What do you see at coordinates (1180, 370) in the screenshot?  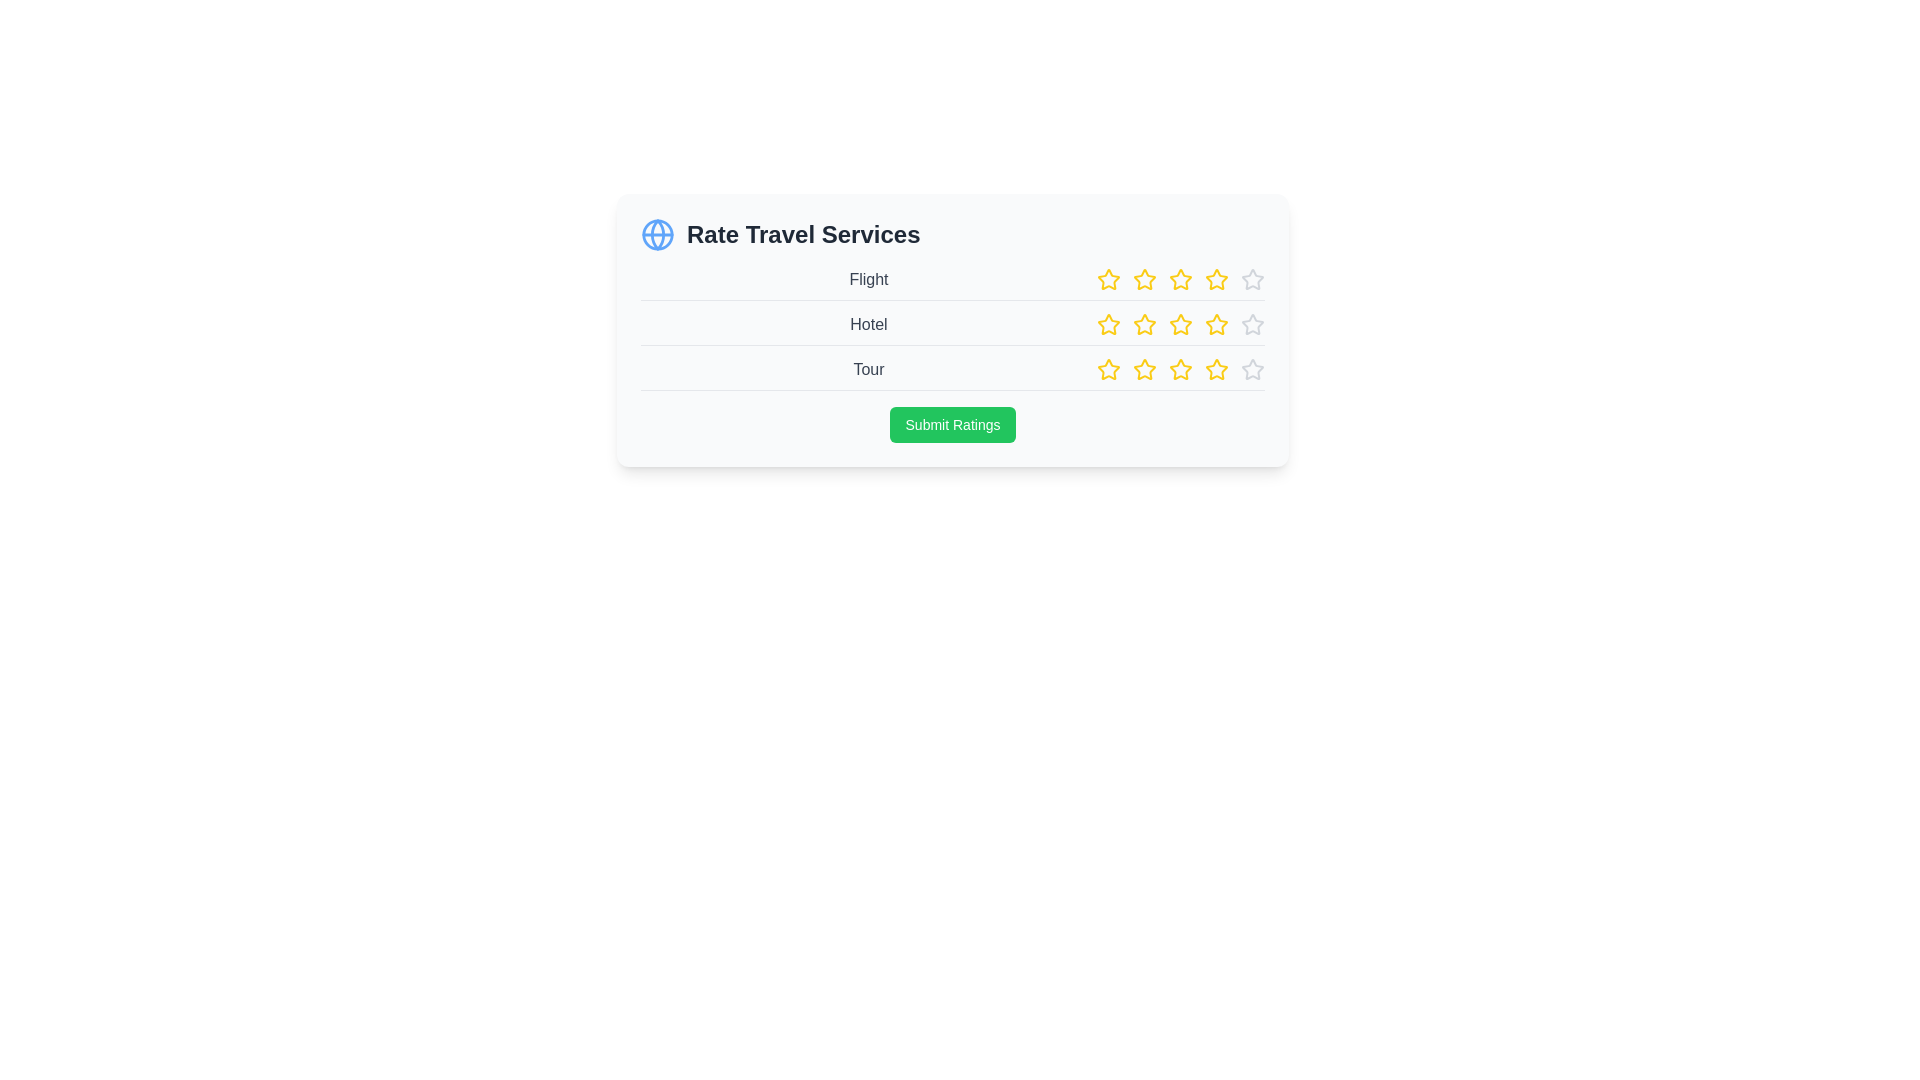 I see `the third star icon` at bounding box center [1180, 370].